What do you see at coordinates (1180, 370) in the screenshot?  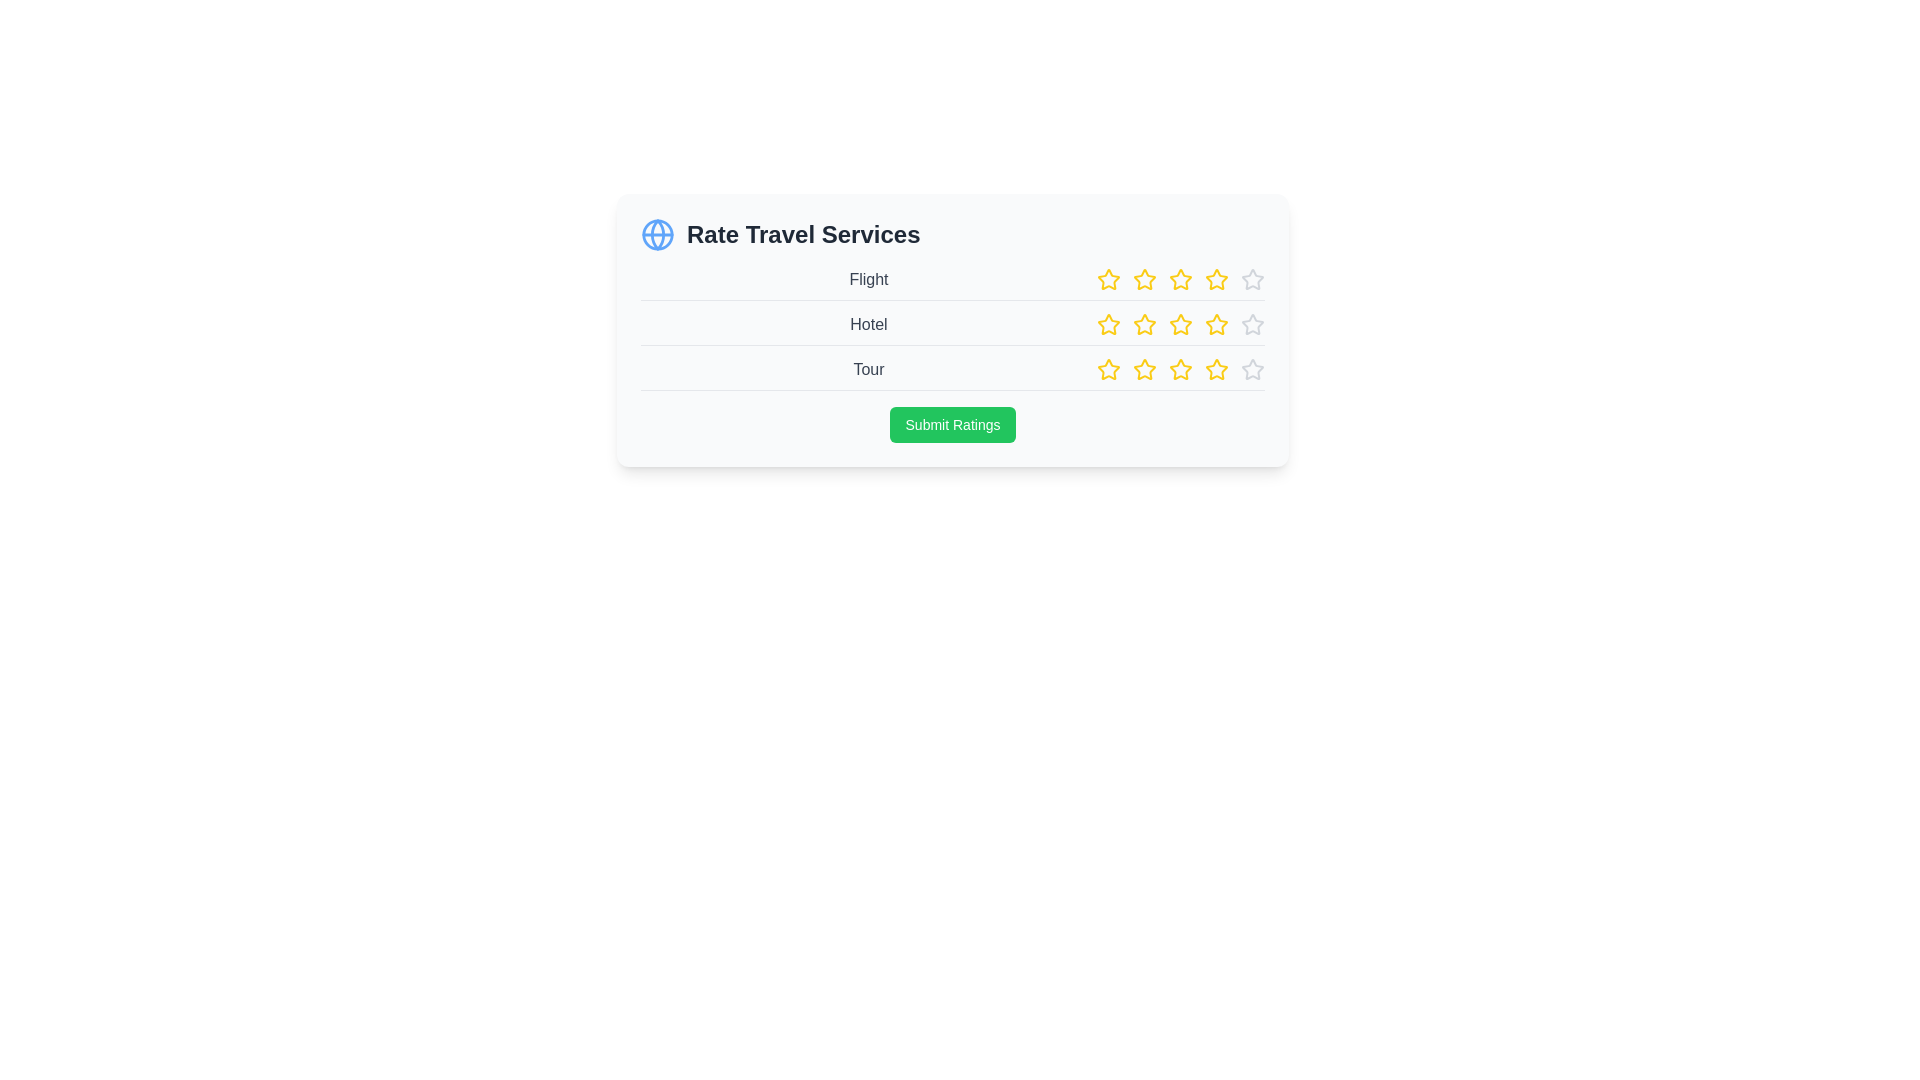 I see `the third star icon` at bounding box center [1180, 370].